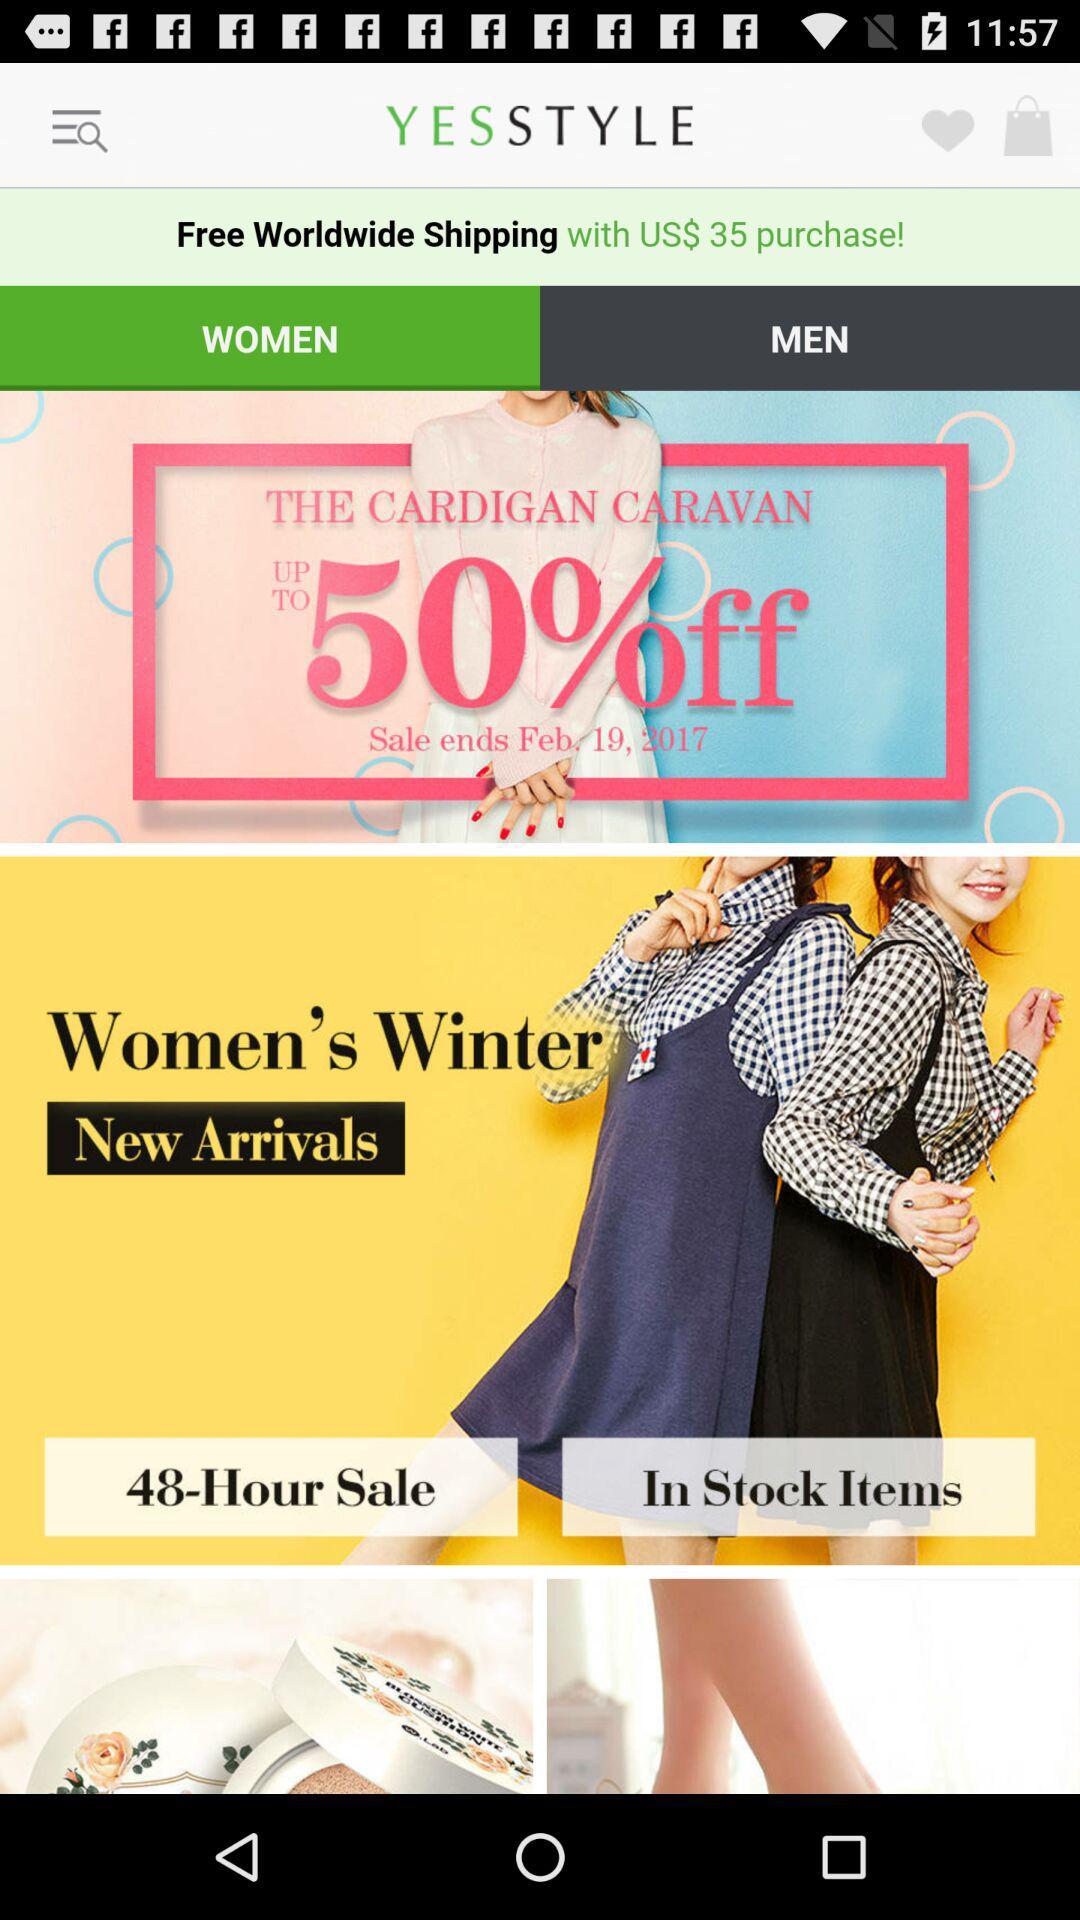  What do you see at coordinates (540, 1126) in the screenshot?
I see `adventisment page` at bounding box center [540, 1126].